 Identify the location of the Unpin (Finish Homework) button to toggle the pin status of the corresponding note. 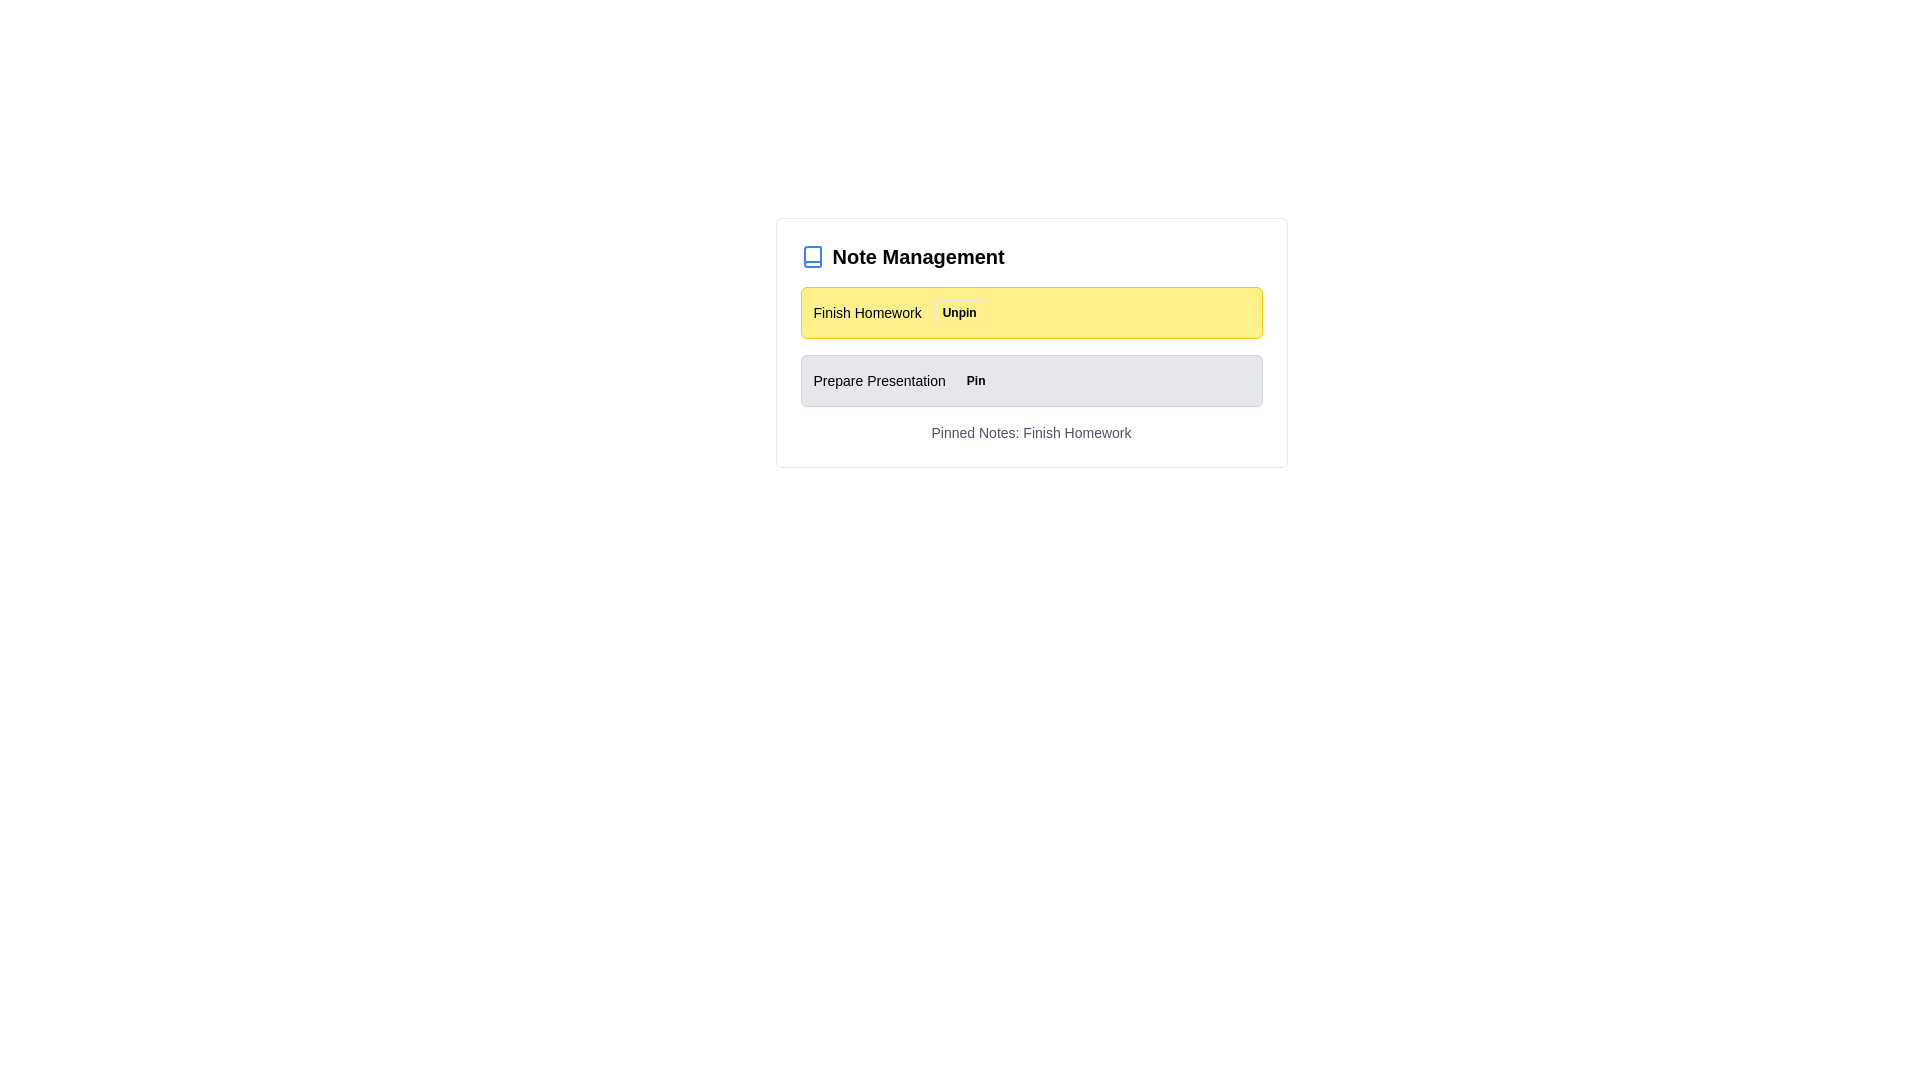
(958, 312).